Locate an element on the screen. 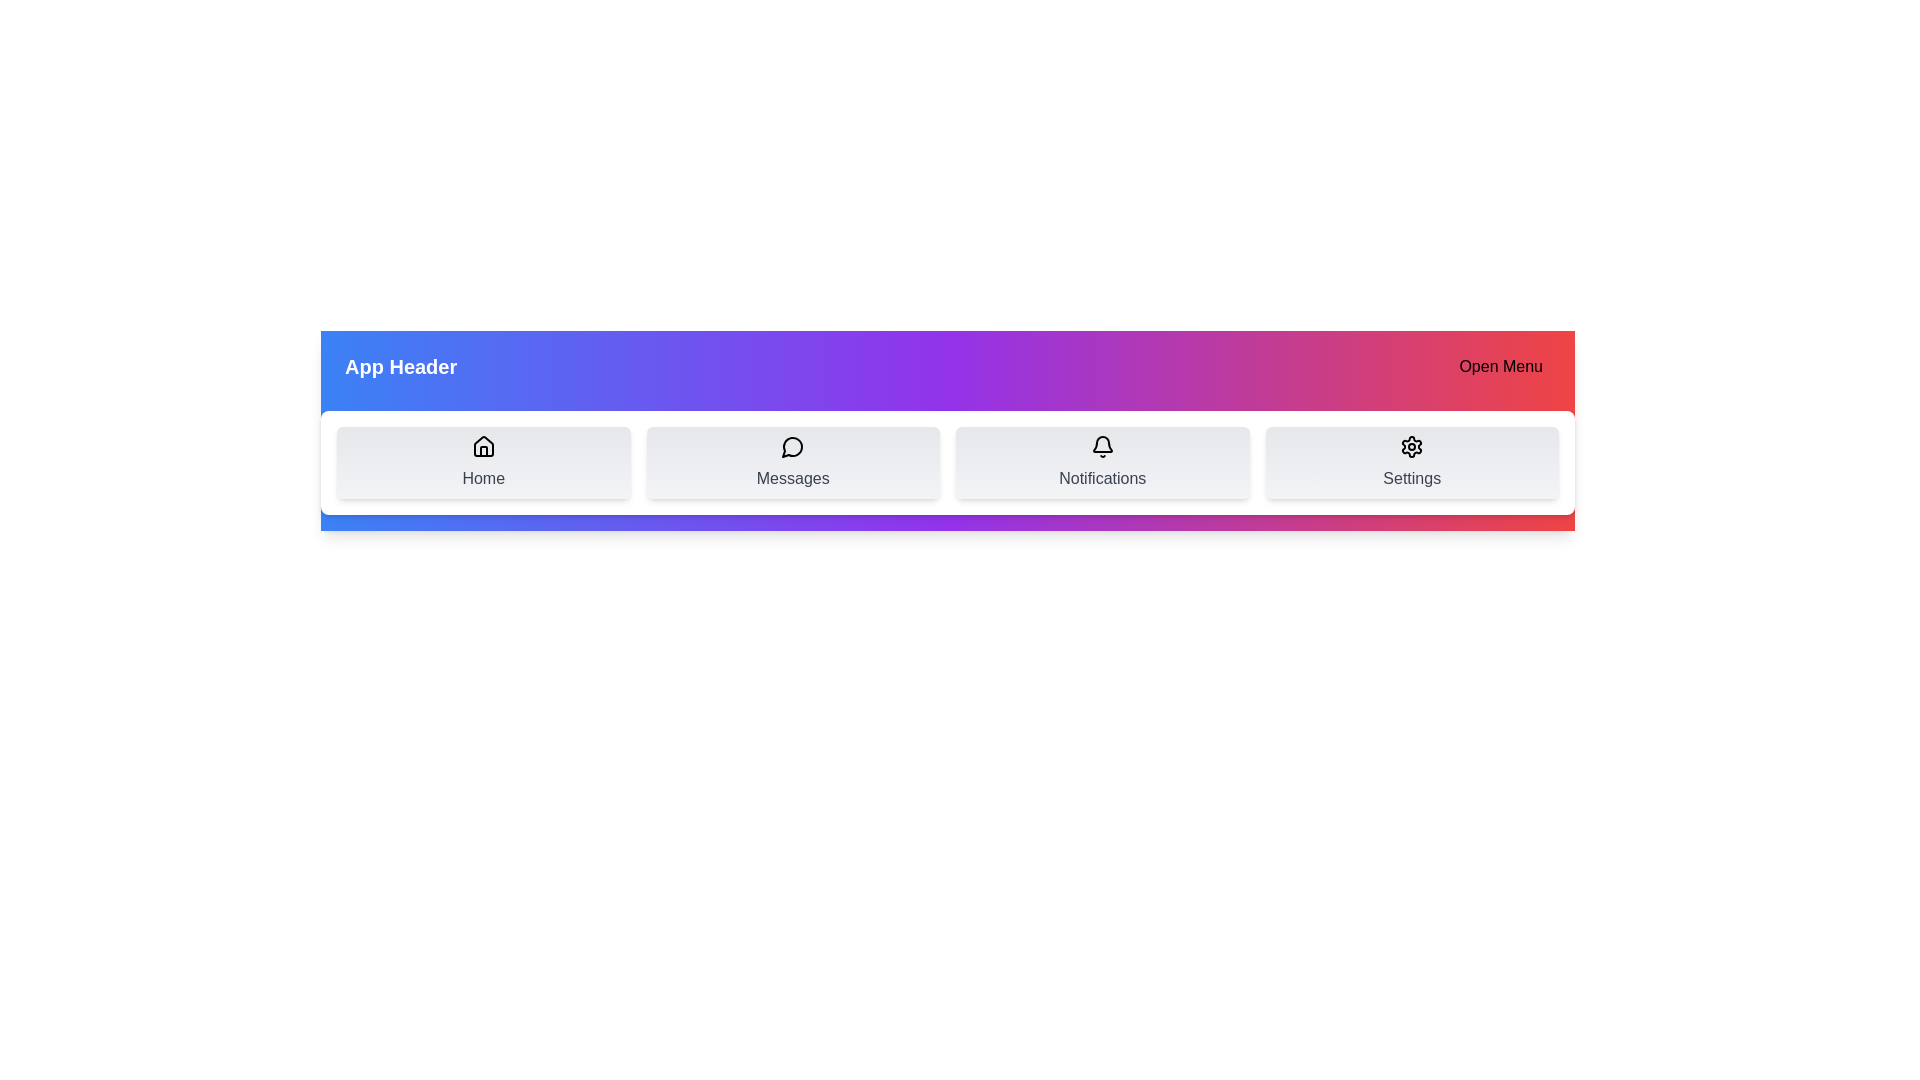  the menu item Notifications by clicking on it is located at coordinates (1101, 462).